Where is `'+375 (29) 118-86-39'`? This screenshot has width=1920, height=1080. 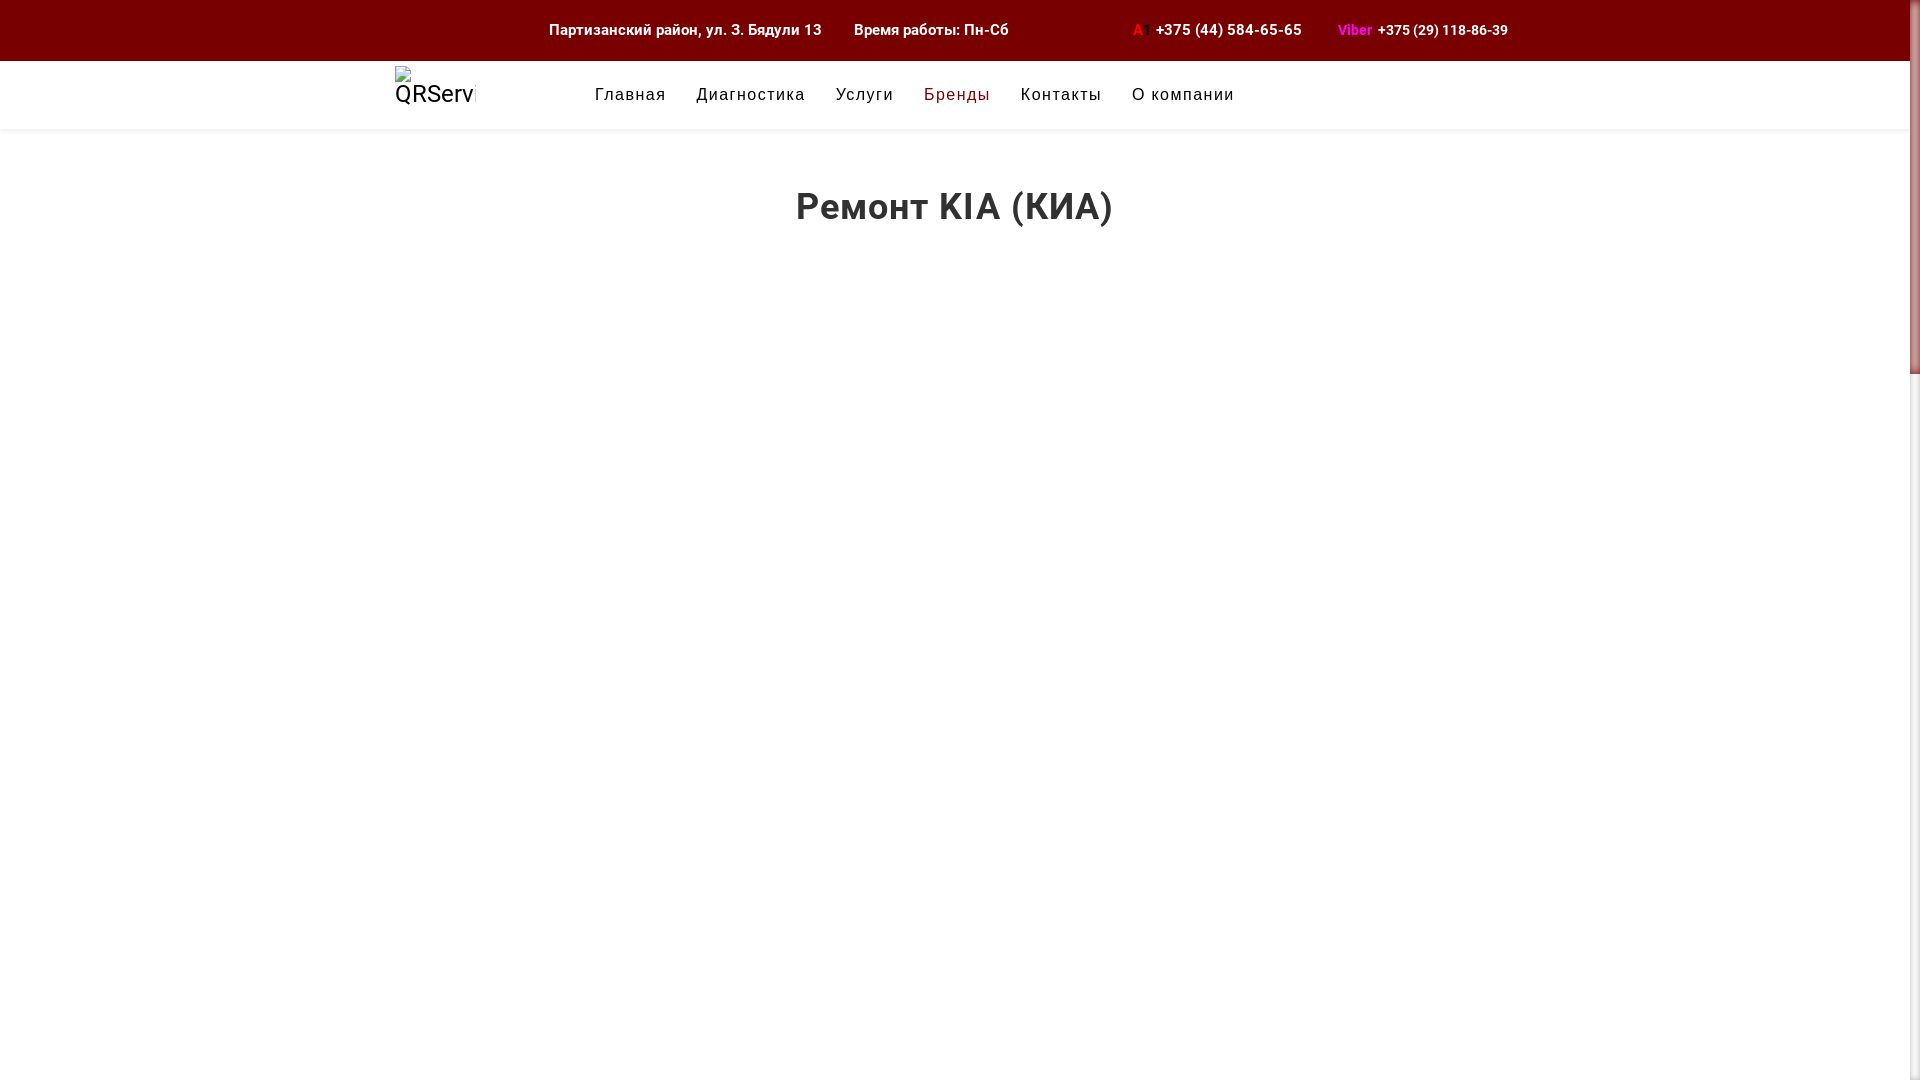 '+375 (29) 118-86-39' is located at coordinates (1443, 30).